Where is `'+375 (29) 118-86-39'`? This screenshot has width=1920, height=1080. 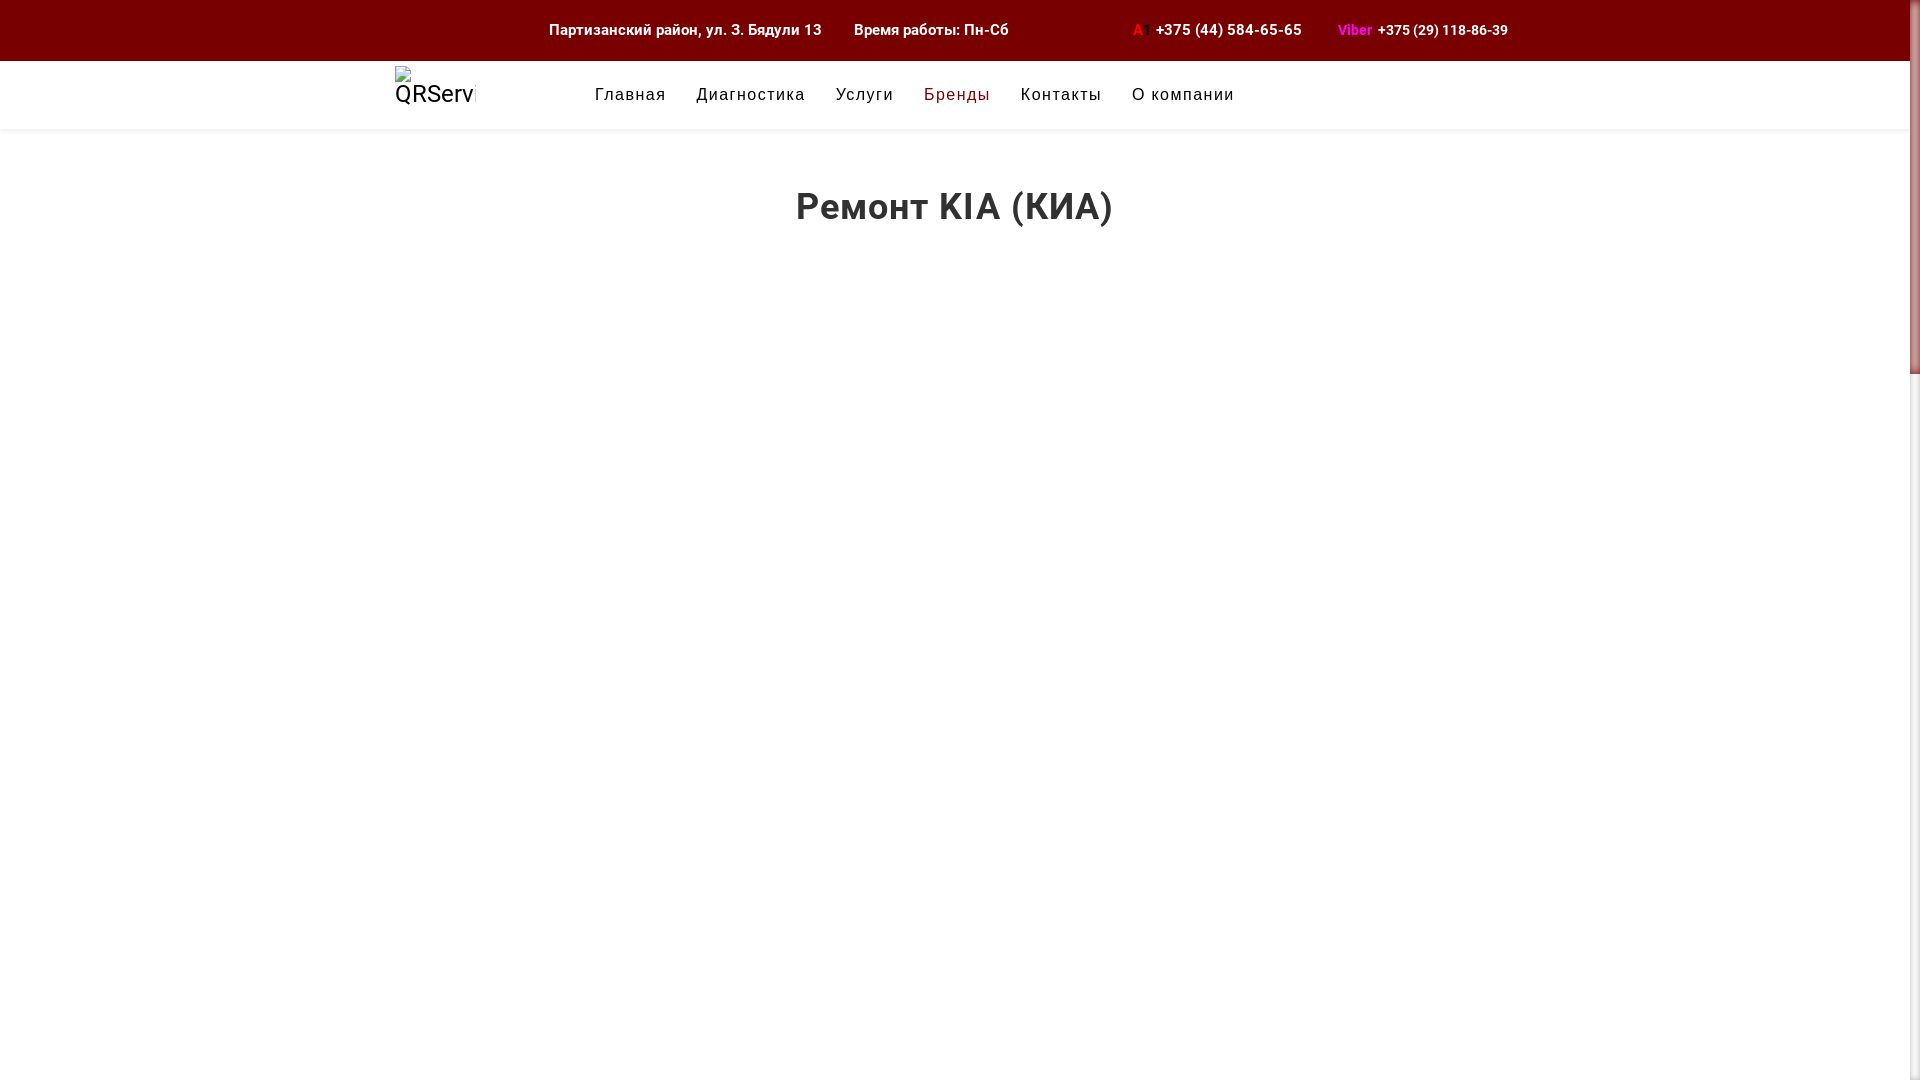 '+375 (29) 118-86-39' is located at coordinates (1443, 30).